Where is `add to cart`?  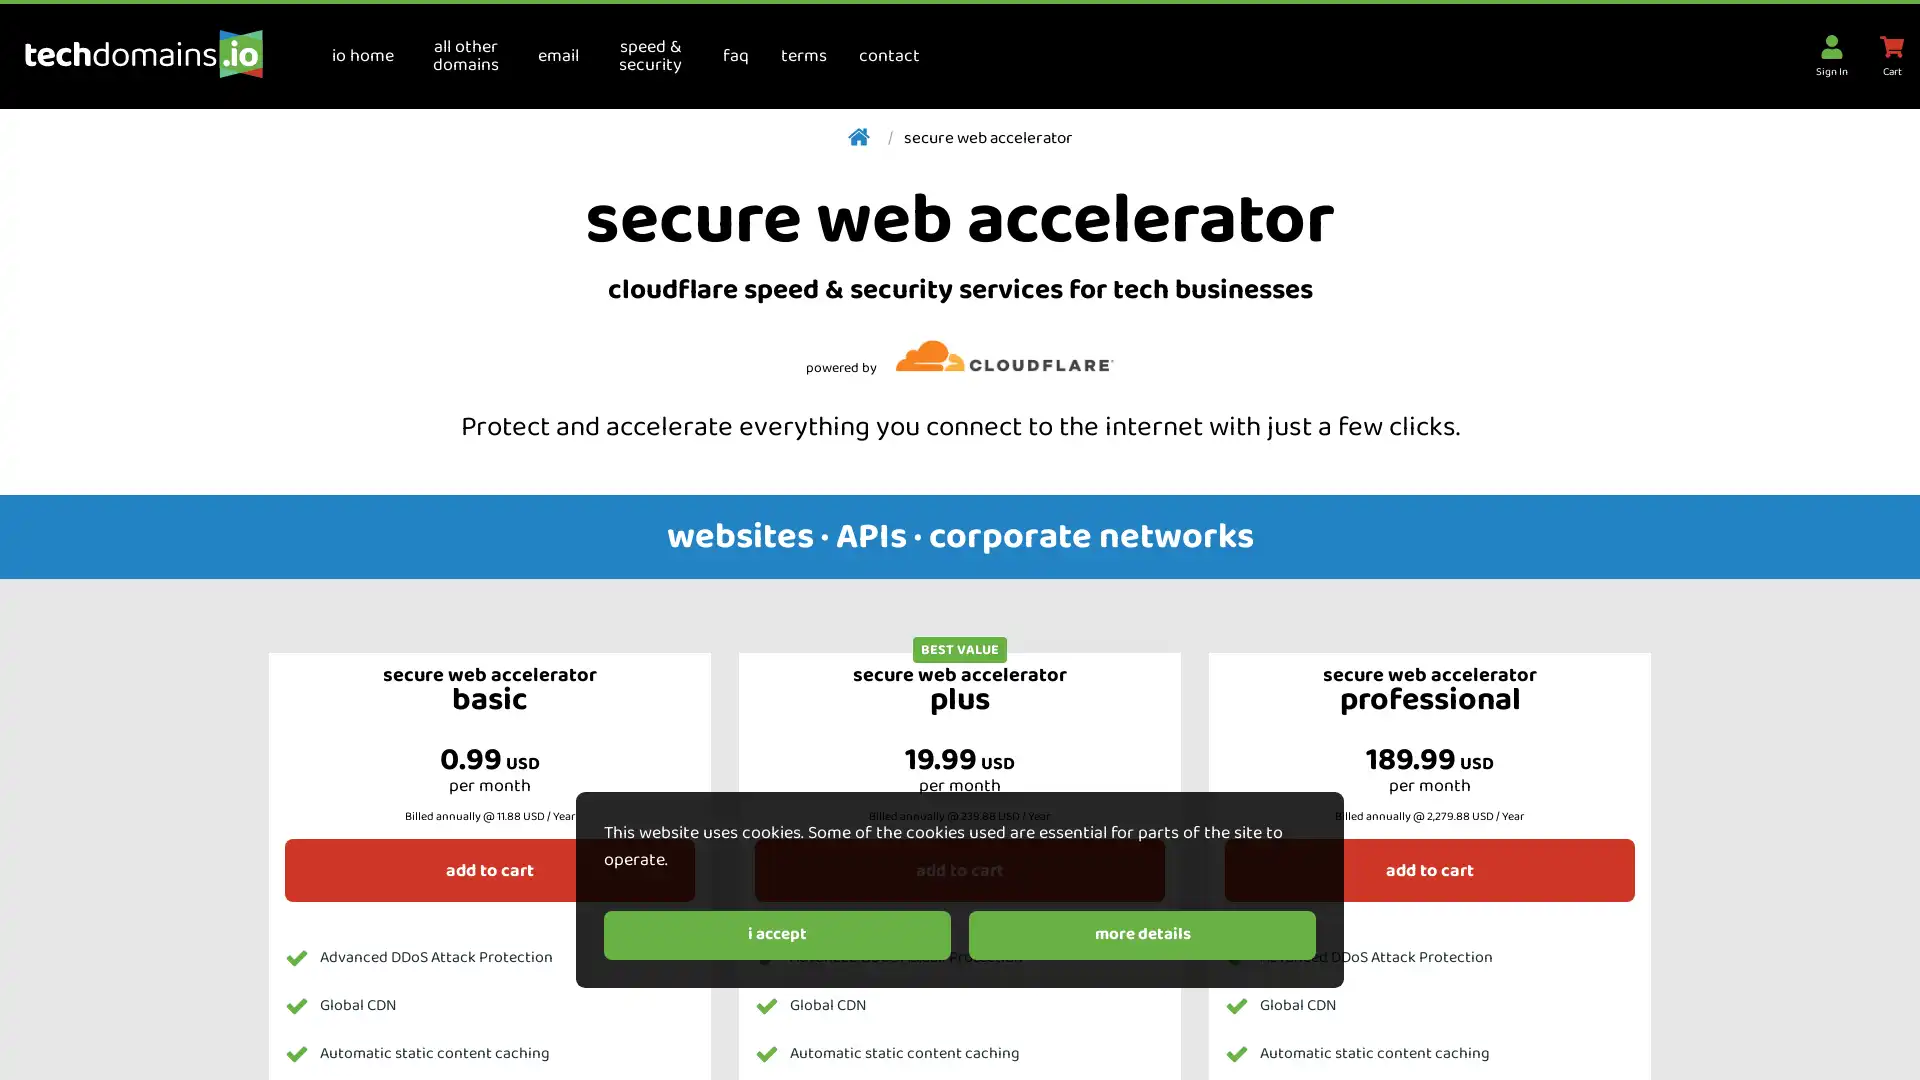 add to cart is located at coordinates (1428, 869).